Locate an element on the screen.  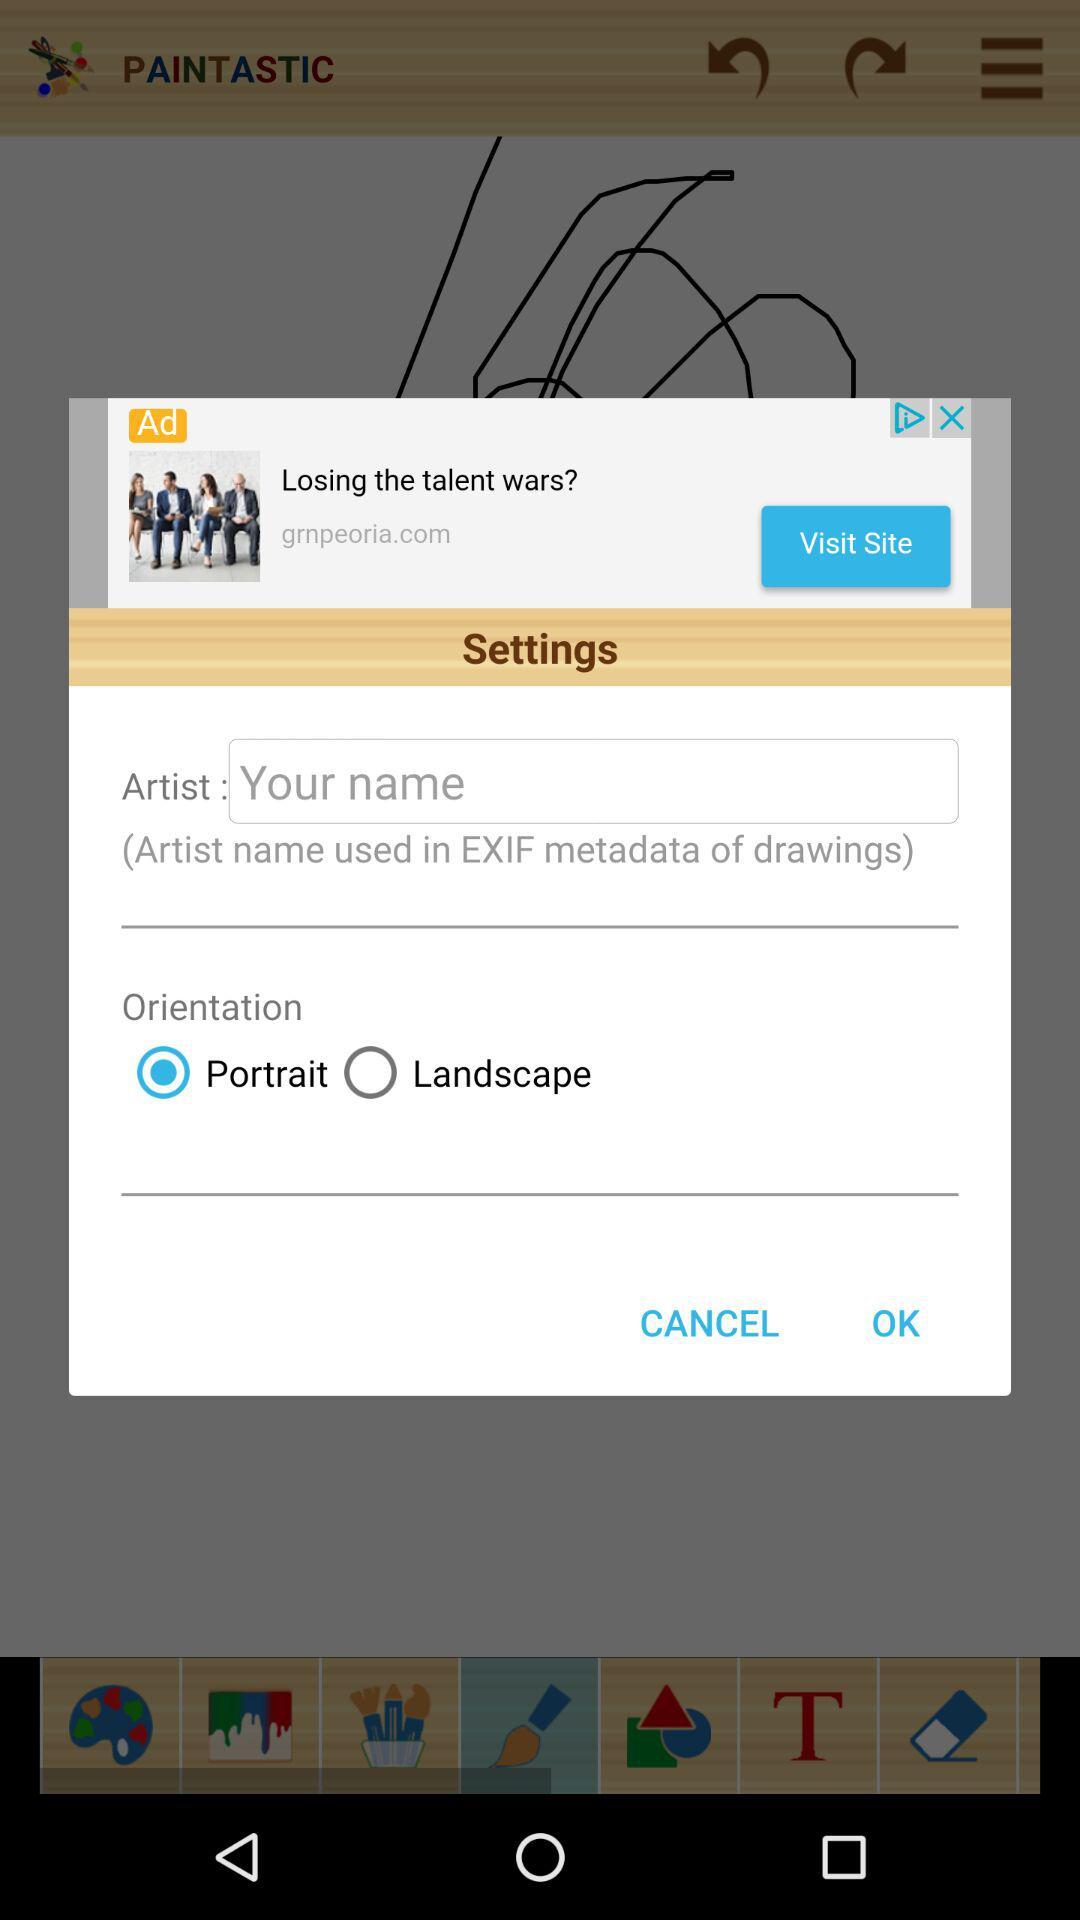
launch advertisement is located at coordinates (538, 503).